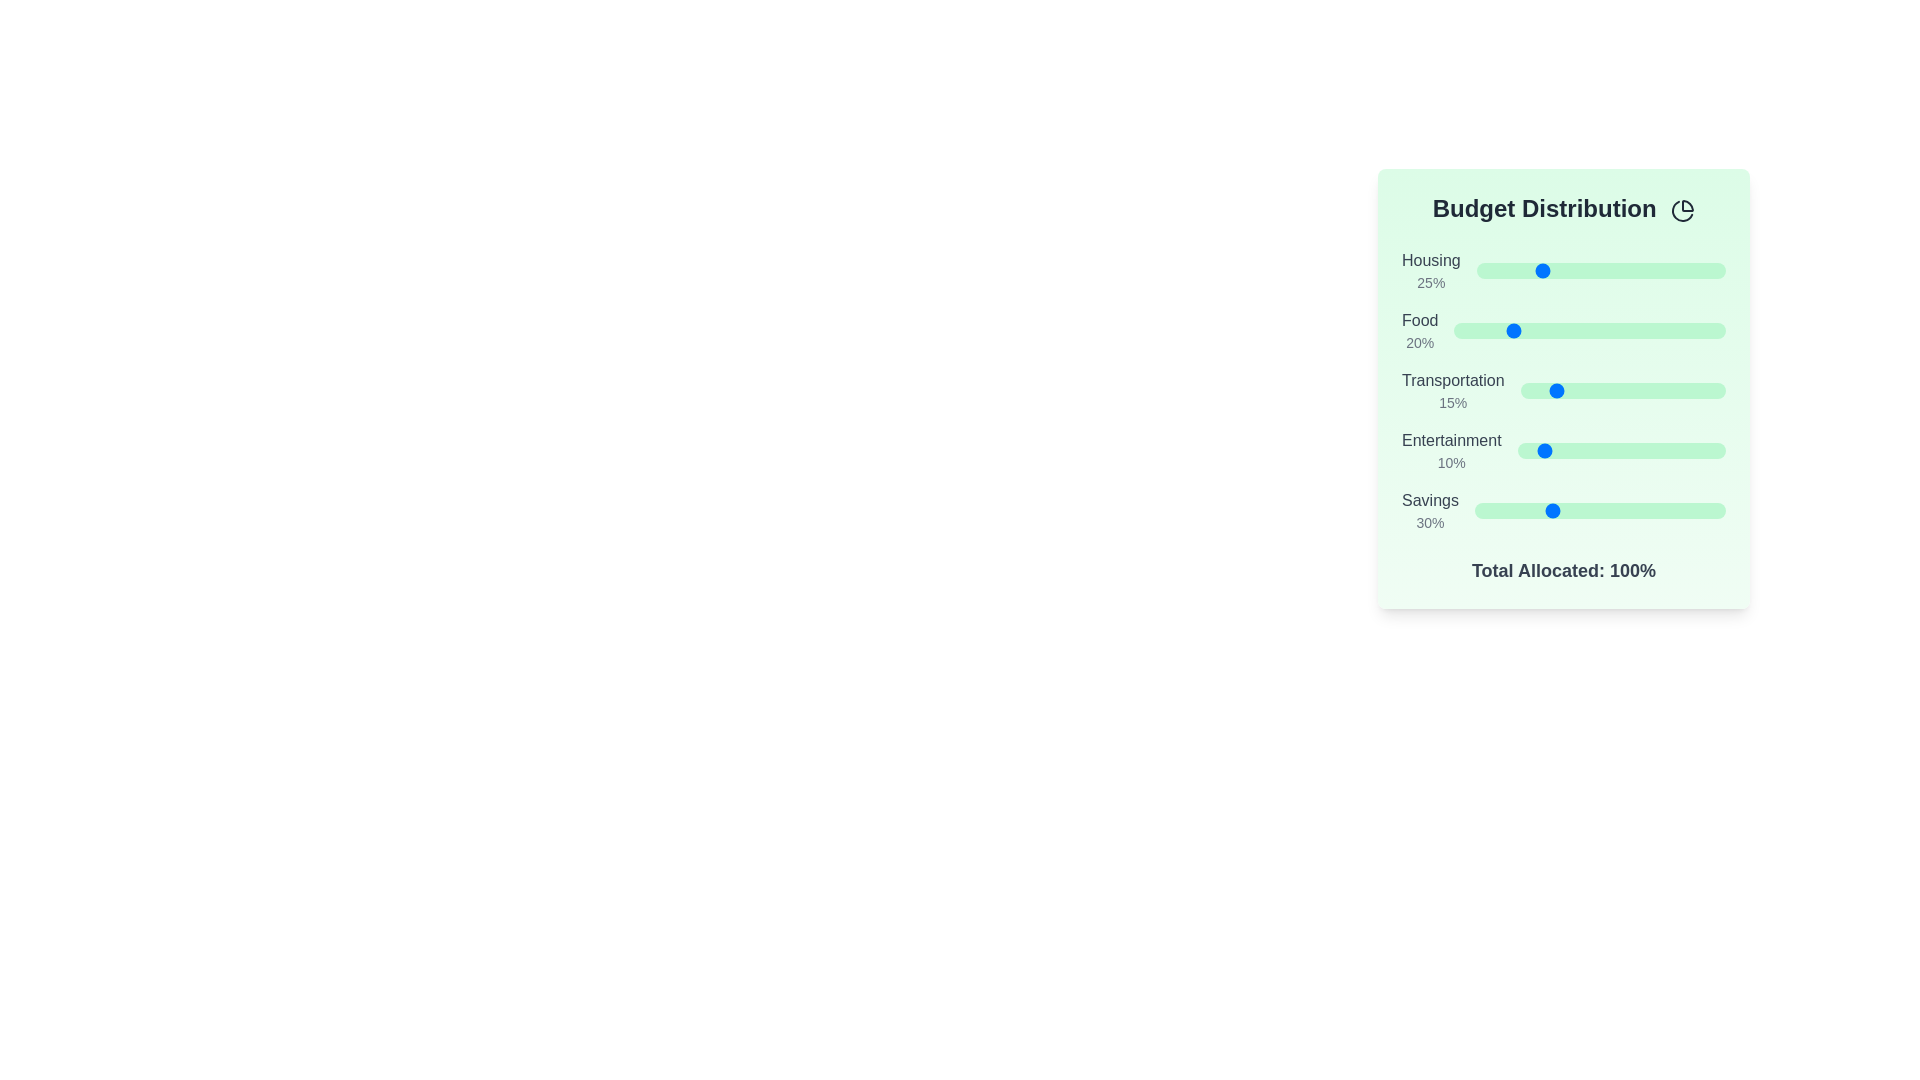 The height and width of the screenshot is (1080, 1920). What do you see at coordinates (1451, 439) in the screenshot?
I see `the category name Entertainment to highlight it` at bounding box center [1451, 439].